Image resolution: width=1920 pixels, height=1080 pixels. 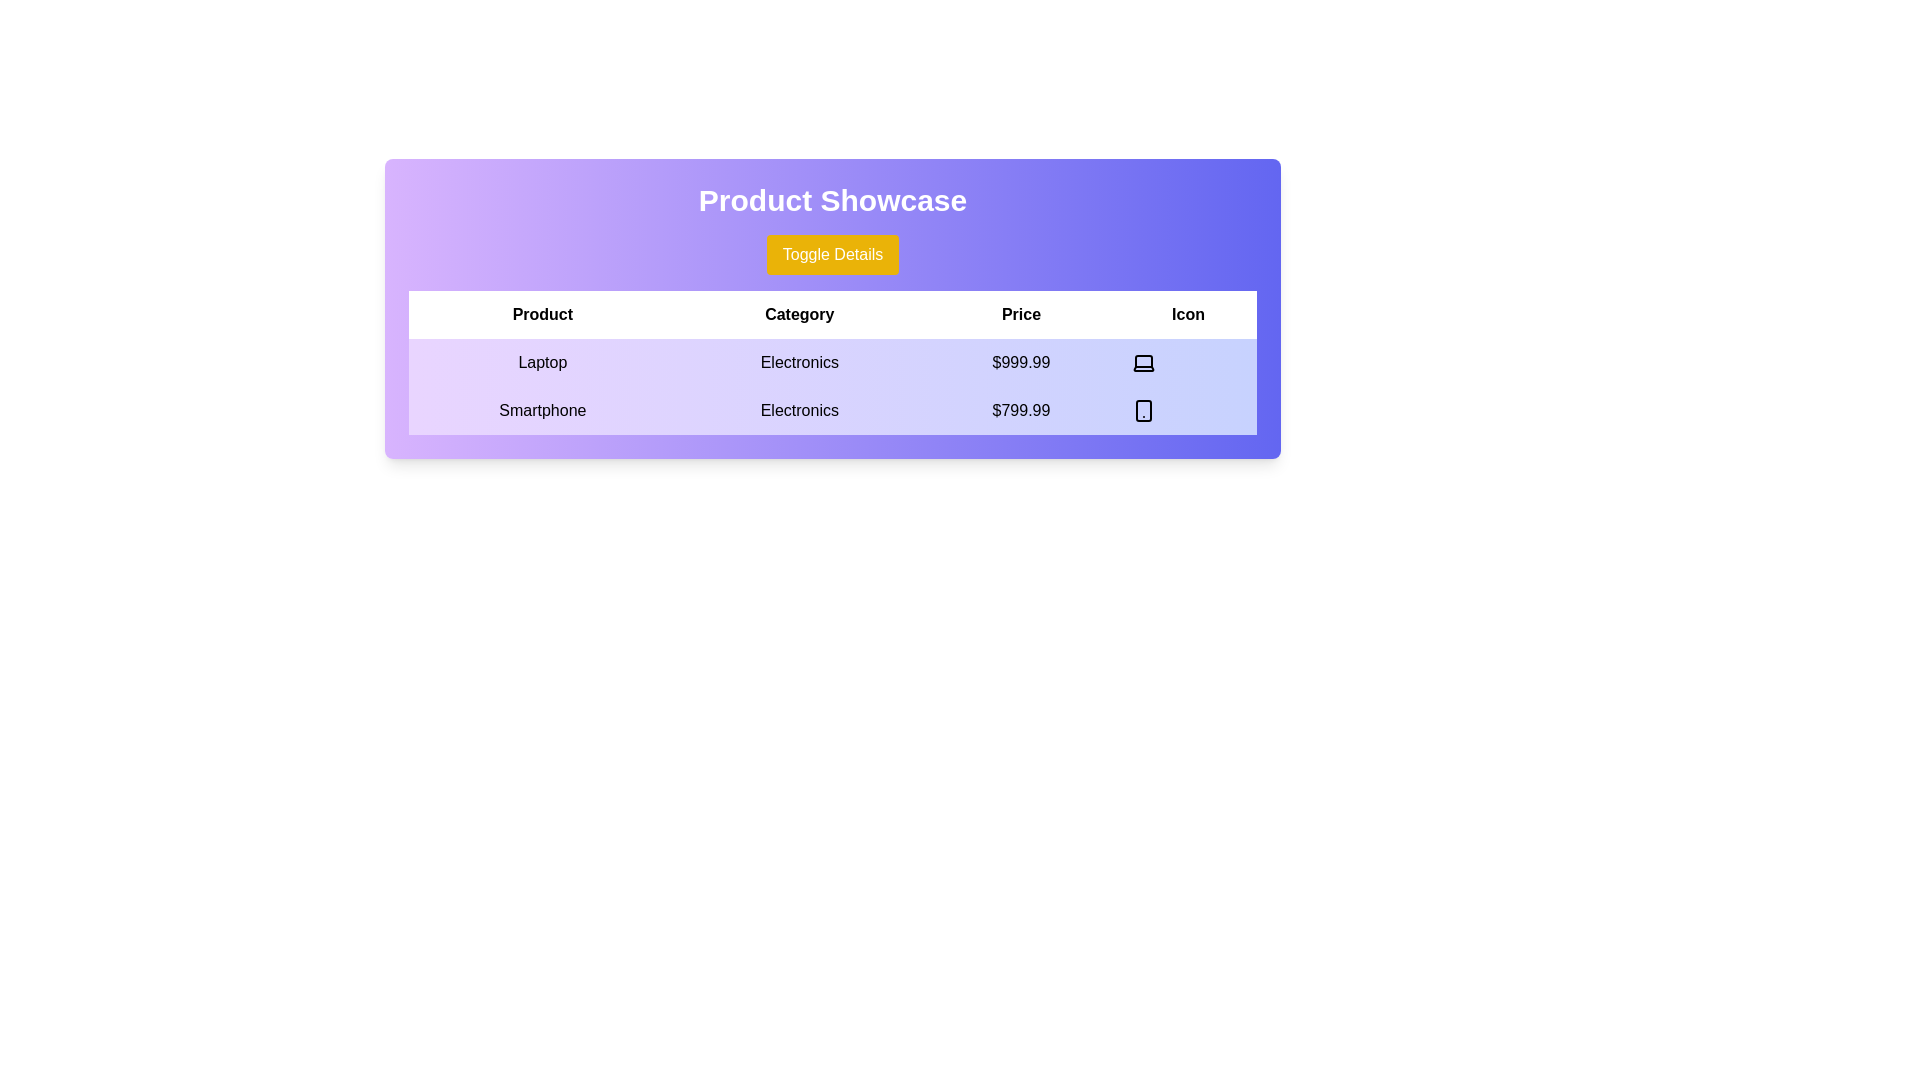 What do you see at coordinates (833, 253) in the screenshot?
I see `the 'Toggle Details' button, which is a rectangular button with rounded corners, a yellow background, and white text` at bounding box center [833, 253].